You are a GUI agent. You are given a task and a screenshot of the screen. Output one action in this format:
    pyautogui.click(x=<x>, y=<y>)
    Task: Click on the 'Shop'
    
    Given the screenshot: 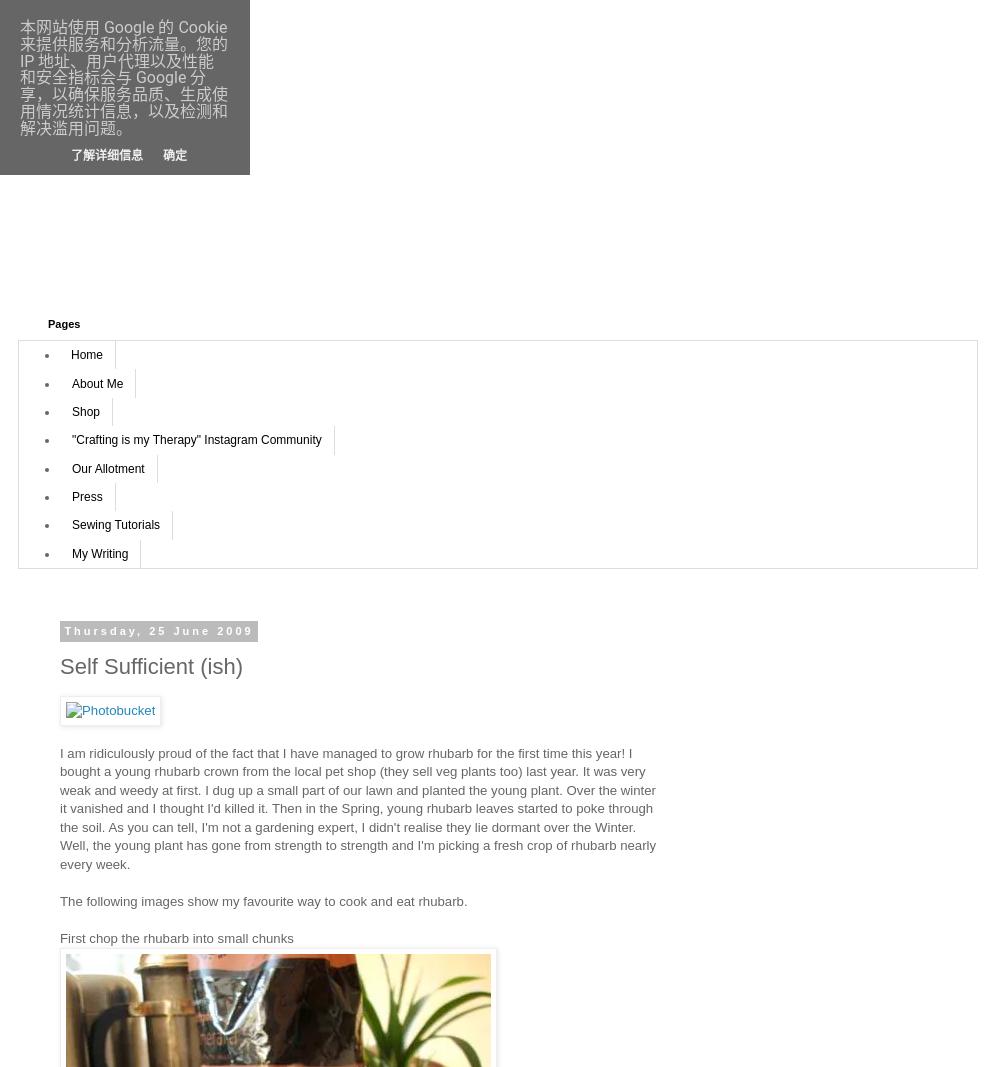 What is the action you would take?
    pyautogui.click(x=85, y=410)
    